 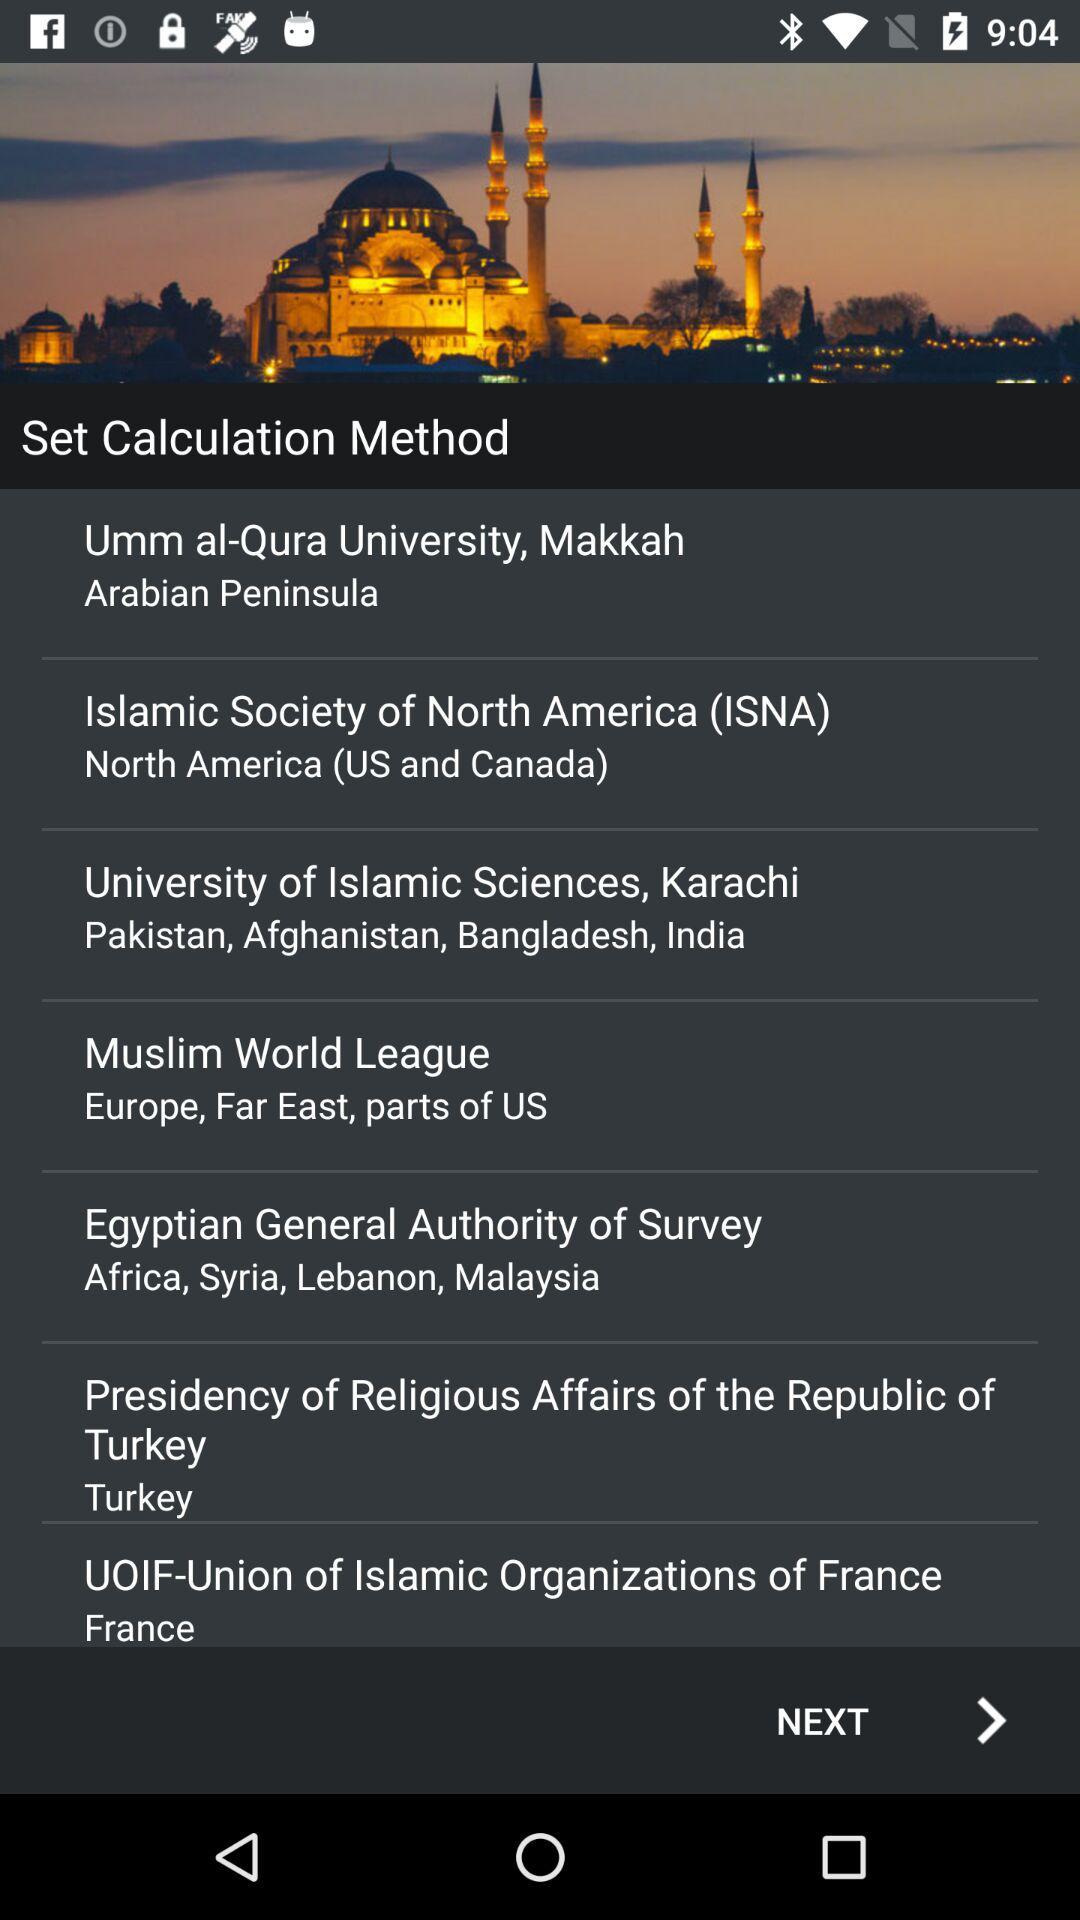 What do you see at coordinates (540, 932) in the screenshot?
I see `pakistan afghanistan bangladesh item` at bounding box center [540, 932].